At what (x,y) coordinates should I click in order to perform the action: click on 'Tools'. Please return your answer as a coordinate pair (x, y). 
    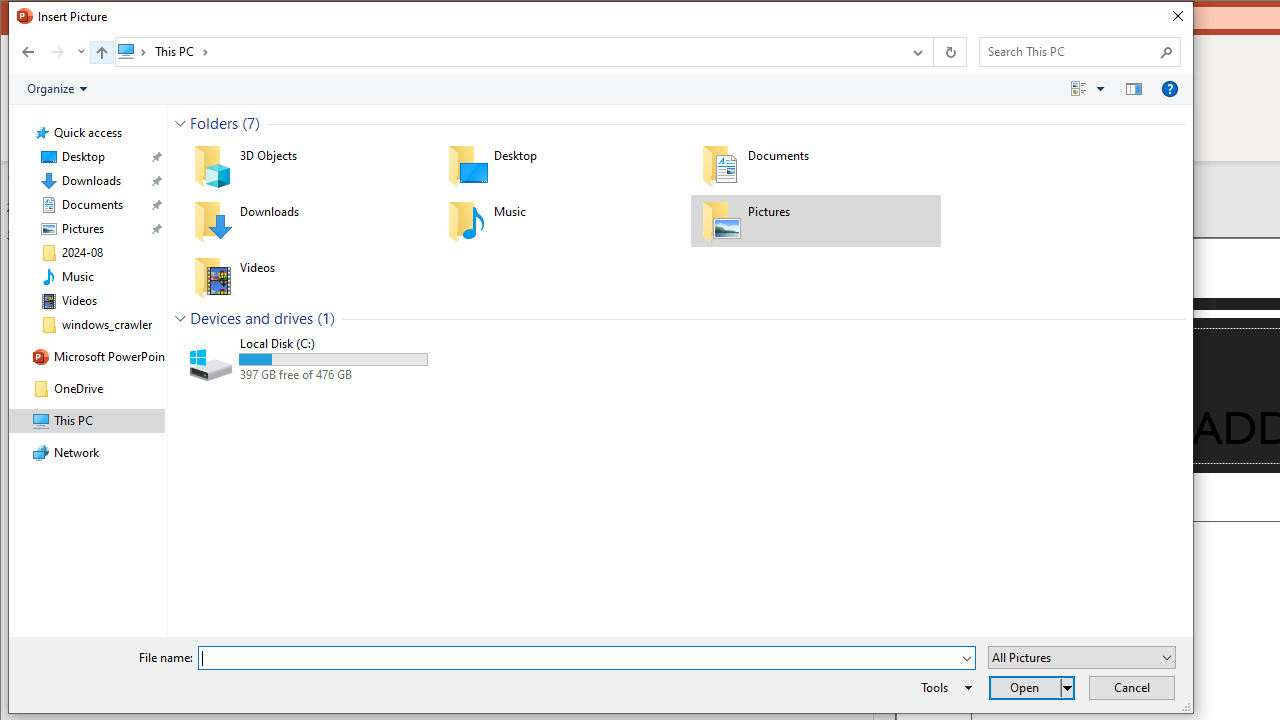
    Looking at the image, I should click on (942, 686).